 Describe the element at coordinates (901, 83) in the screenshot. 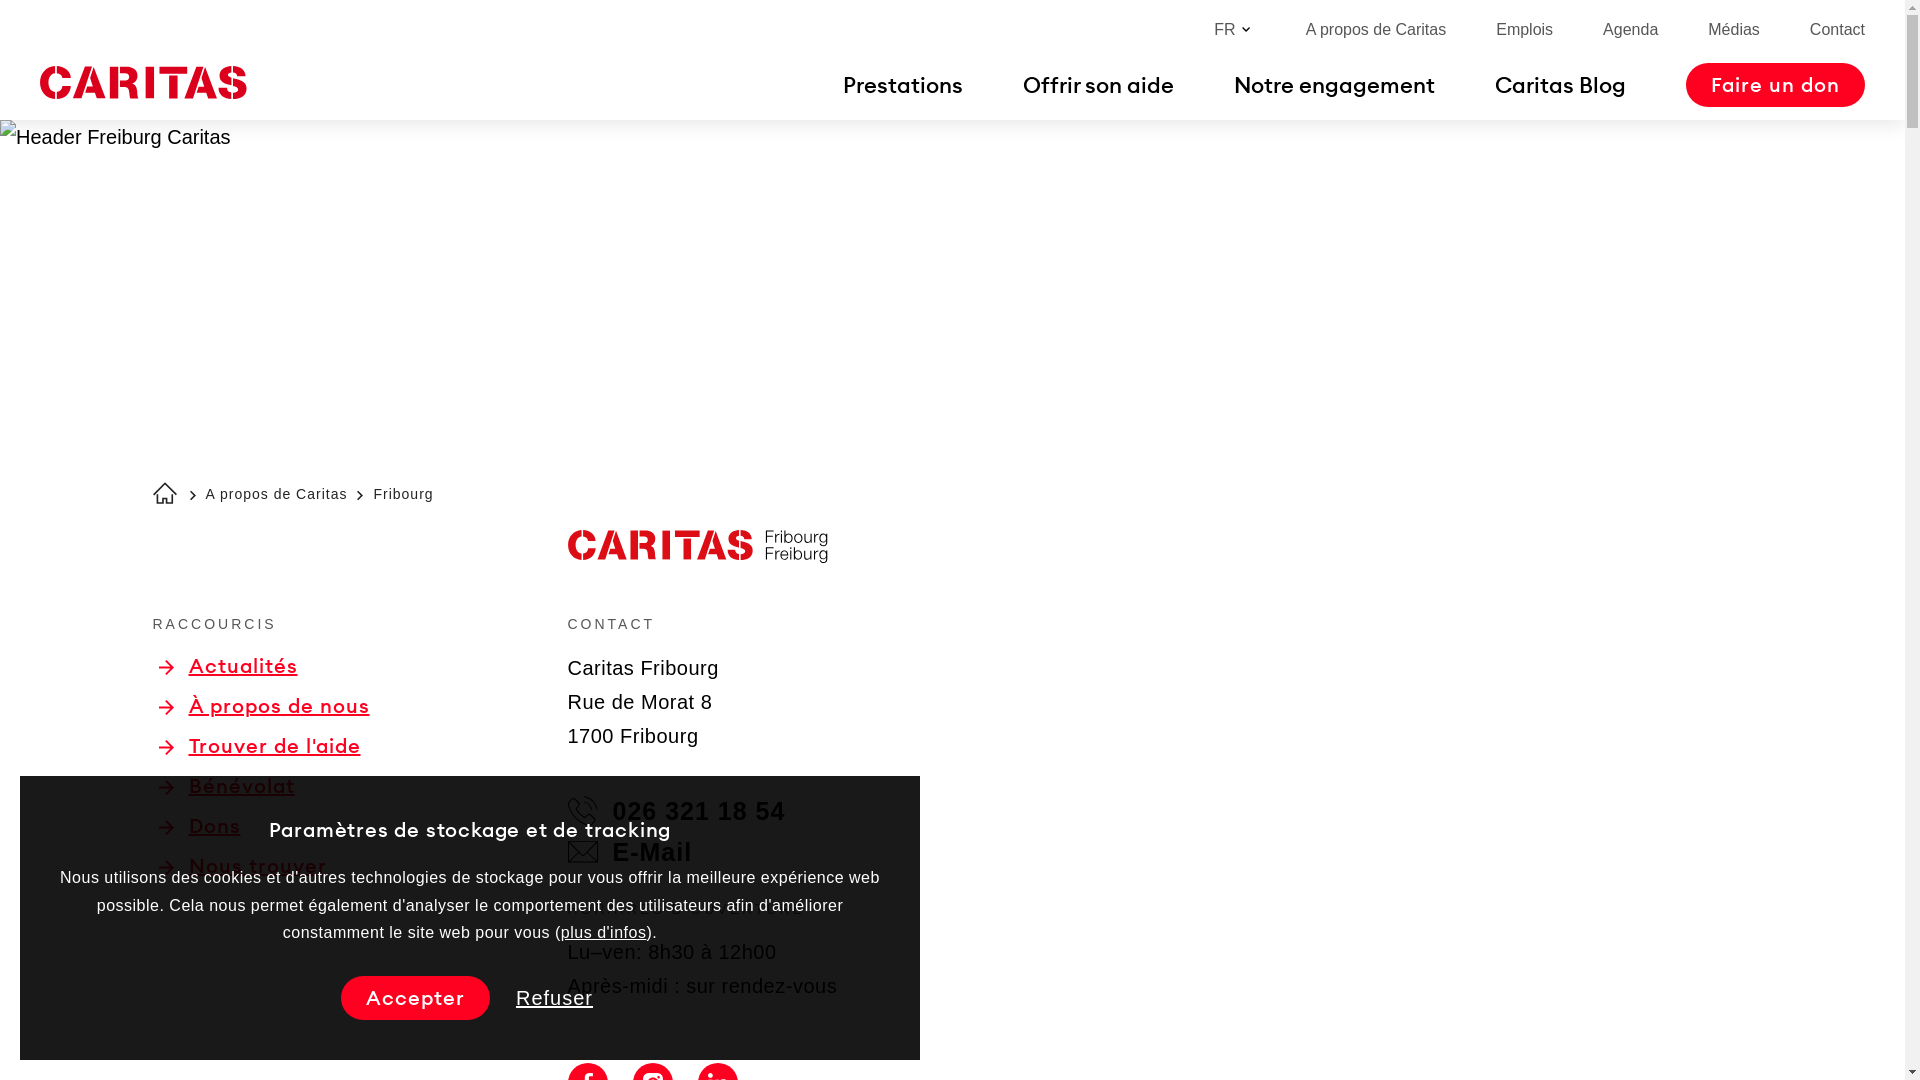

I see `'Prestations'` at that location.